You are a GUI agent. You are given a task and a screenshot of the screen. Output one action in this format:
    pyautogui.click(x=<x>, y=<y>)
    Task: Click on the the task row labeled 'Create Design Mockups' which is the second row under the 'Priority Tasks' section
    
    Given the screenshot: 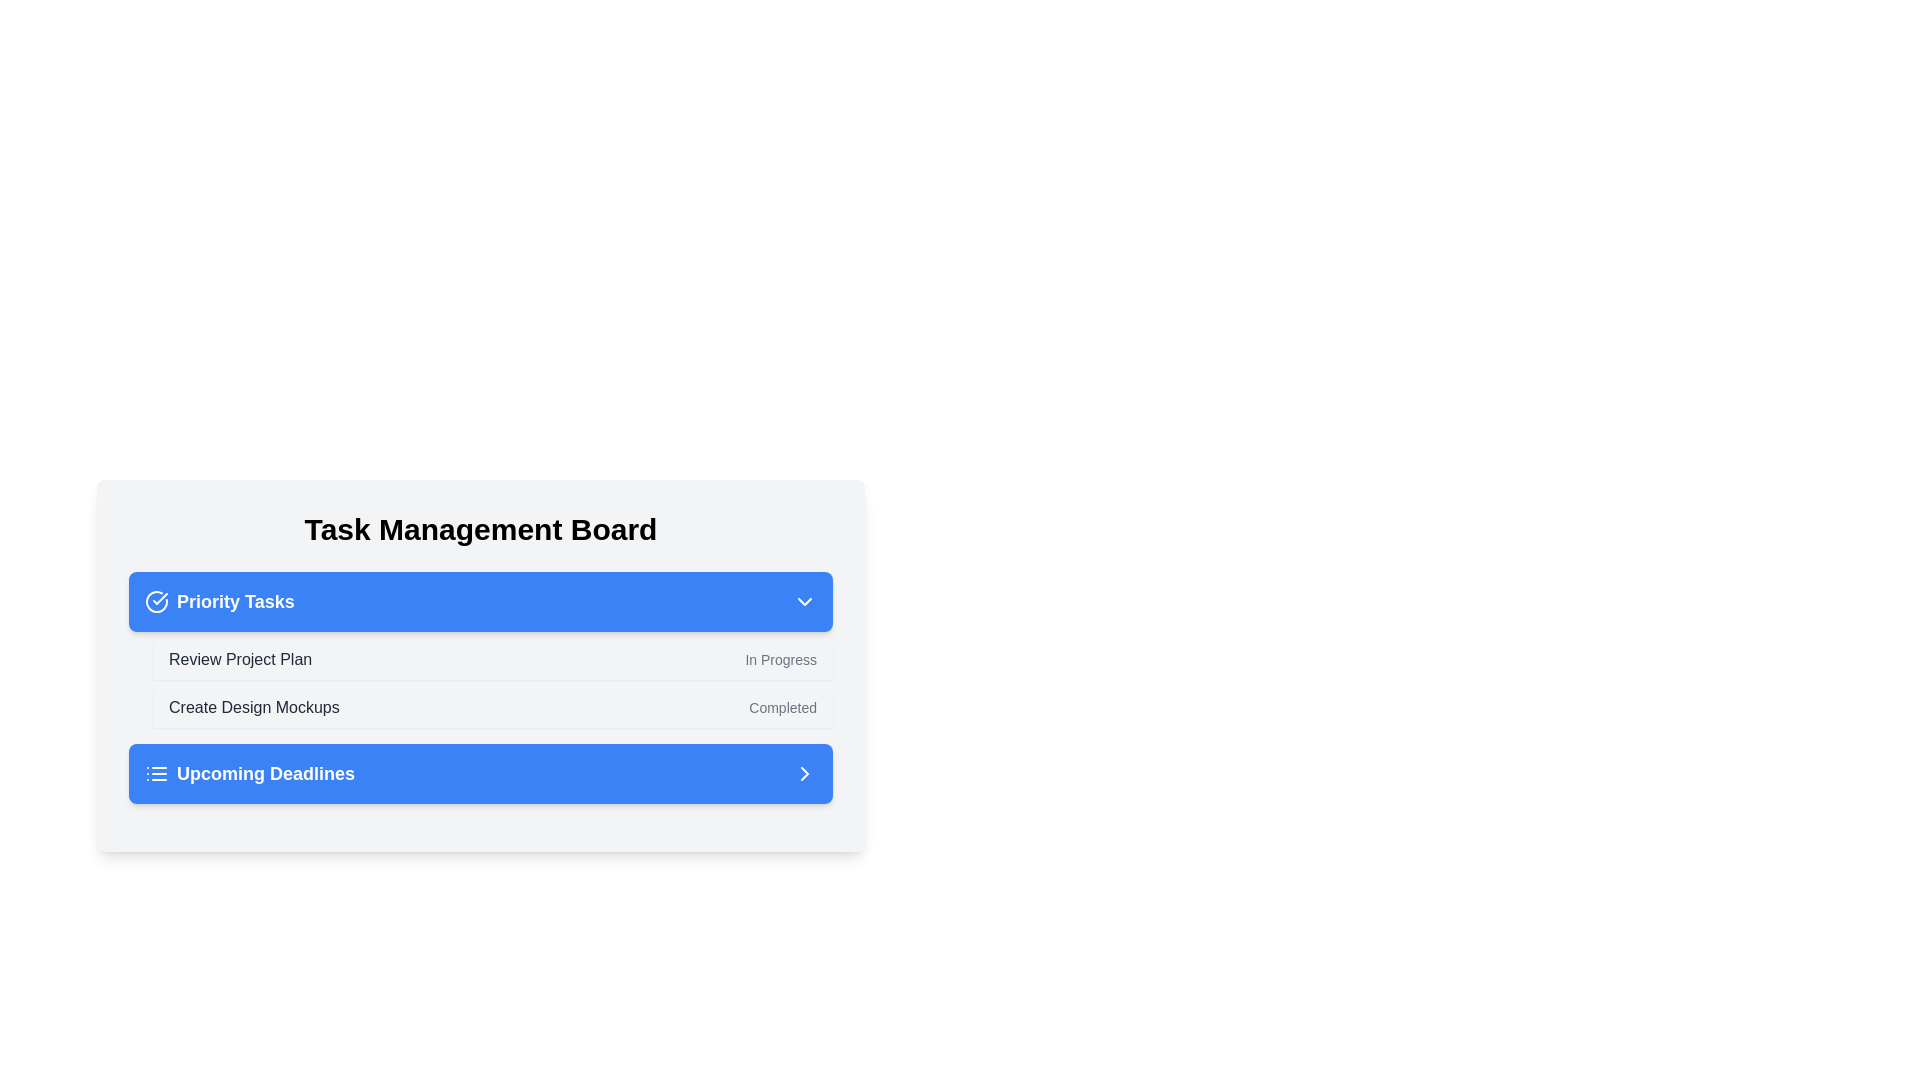 What is the action you would take?
    pyautogui.click(x=493, y=707)
    